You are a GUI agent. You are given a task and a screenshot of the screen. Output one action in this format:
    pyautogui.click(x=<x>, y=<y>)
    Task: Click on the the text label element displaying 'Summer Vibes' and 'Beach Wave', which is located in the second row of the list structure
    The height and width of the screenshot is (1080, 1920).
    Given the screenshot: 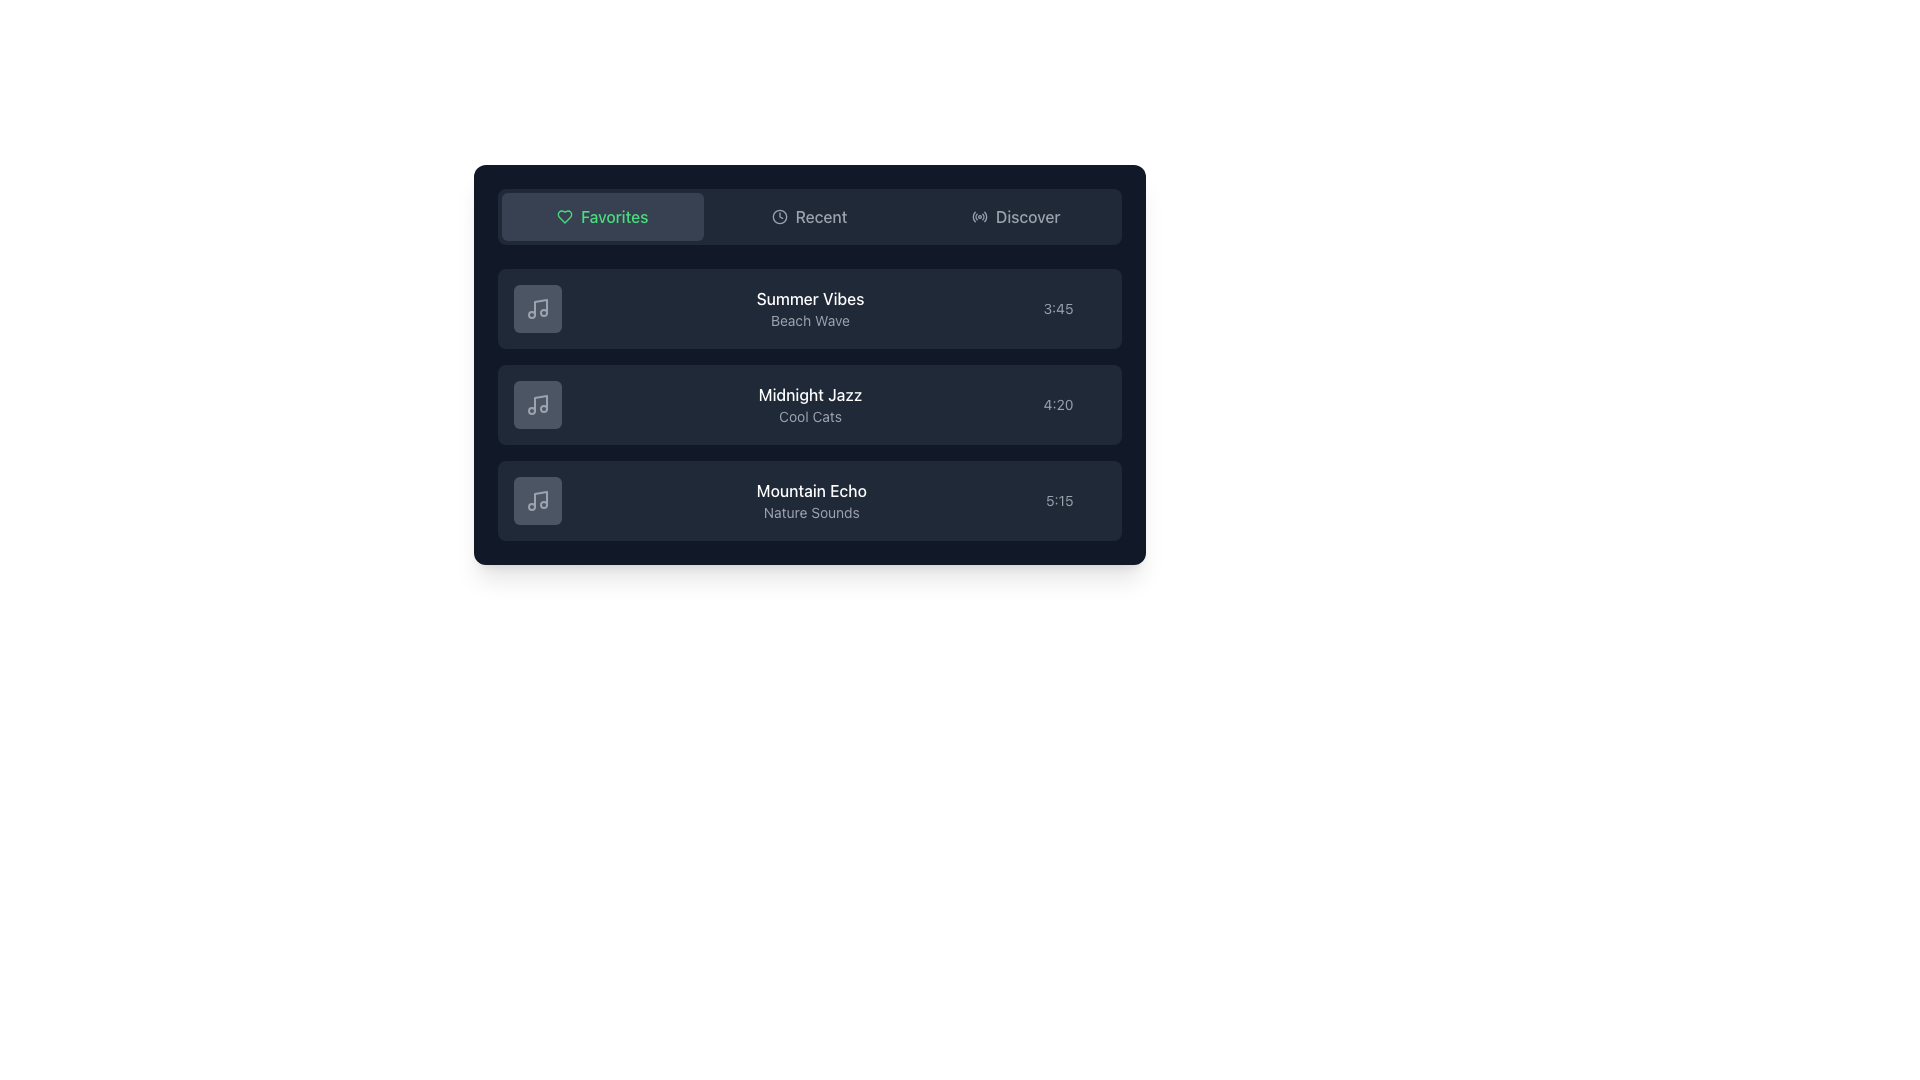 What is the action you would take?
    pyautogui.click(x=810, y=308)
    